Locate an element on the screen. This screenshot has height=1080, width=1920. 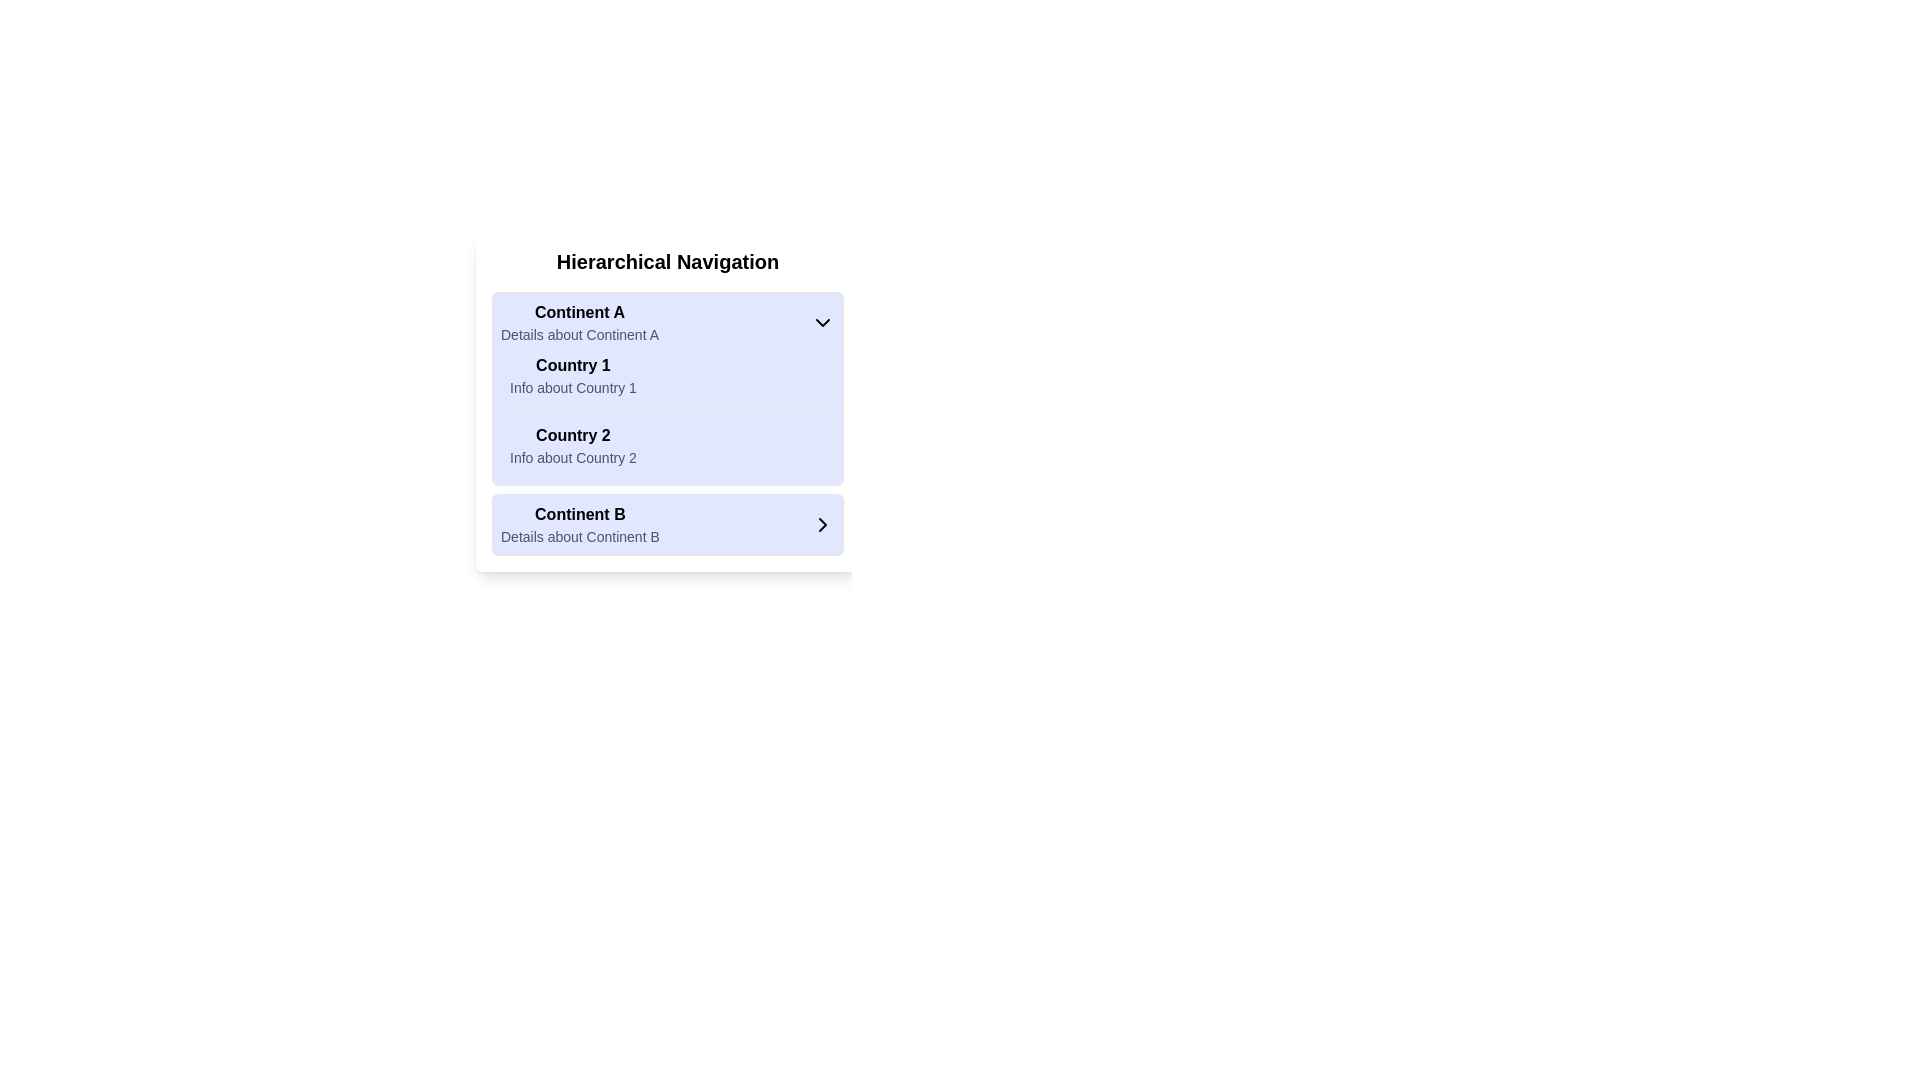
text displayed in the Text Display Element that shows 'Country 2' in bold and 'Info about Country 2' below it in smaller gray text, which is the second item under the 'Continent A' section is located at coordinates (572, 445).